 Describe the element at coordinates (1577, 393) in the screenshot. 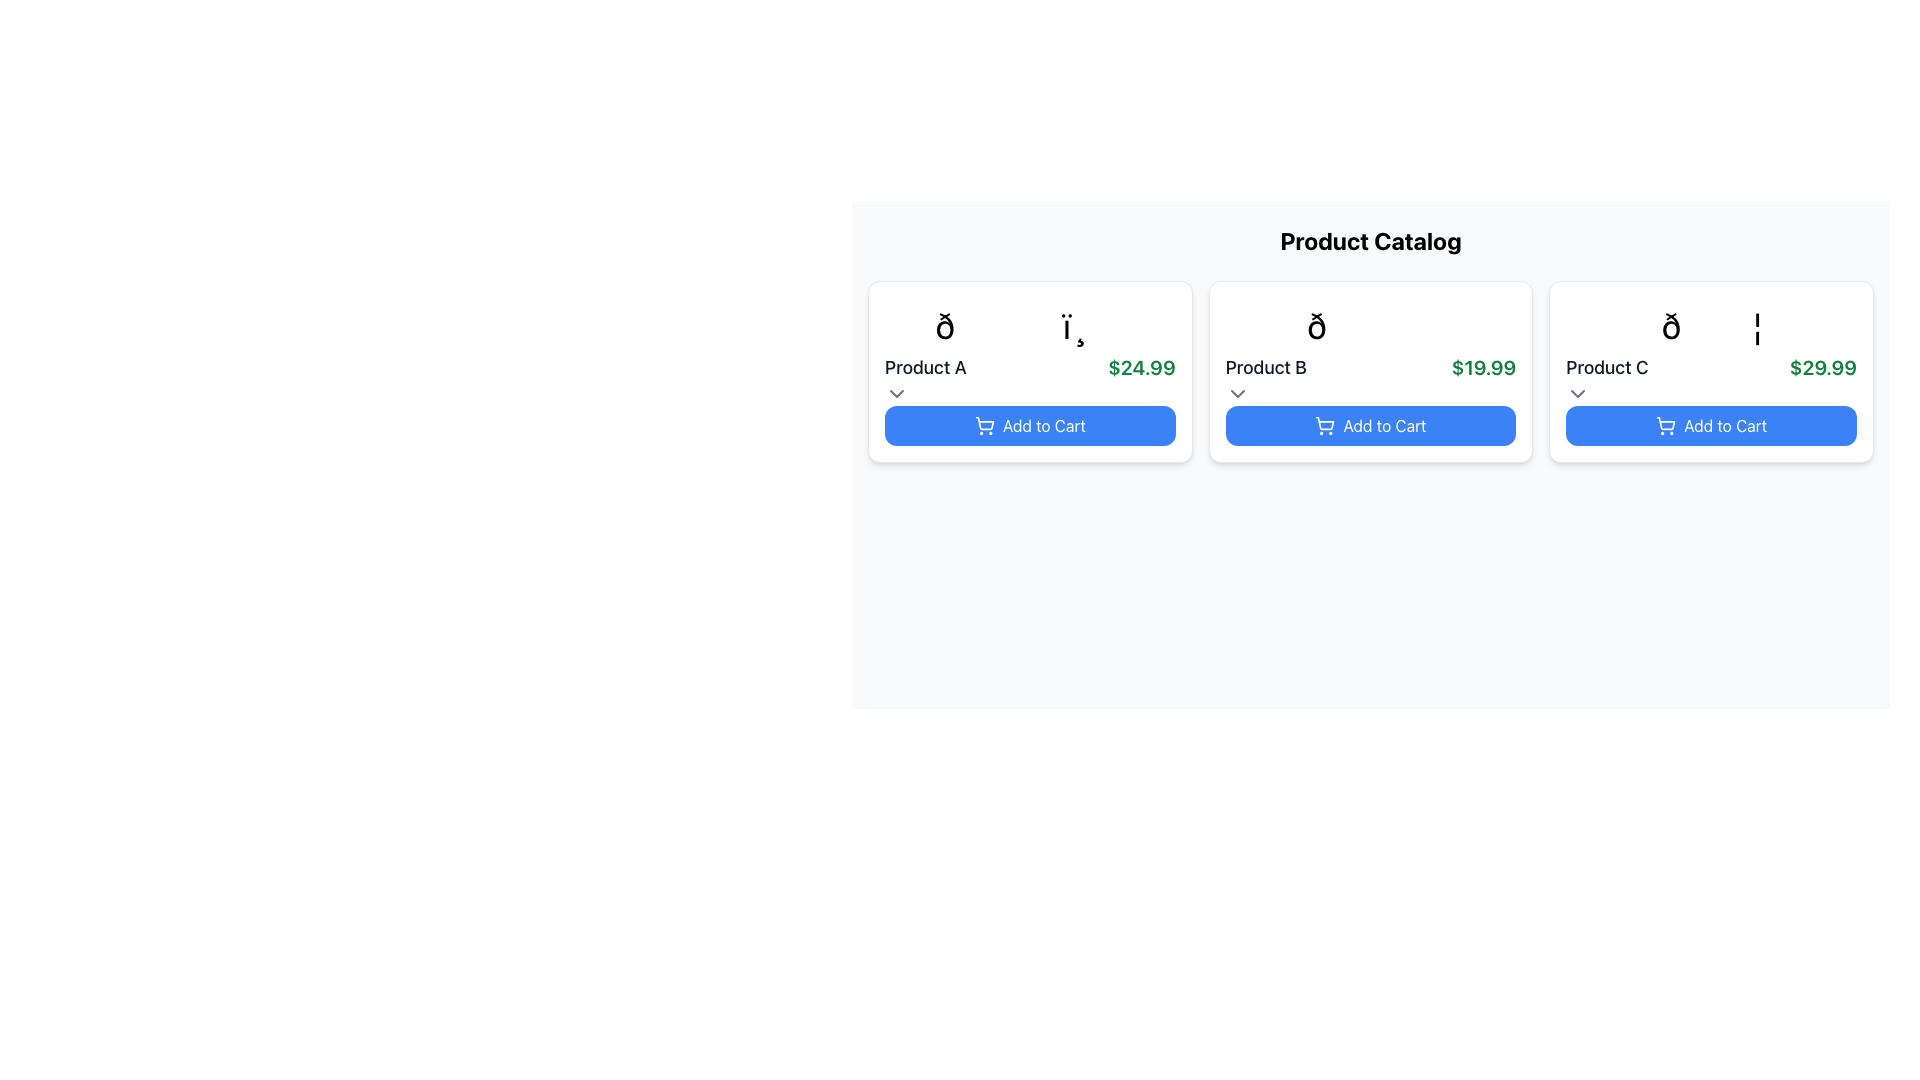

I see `the downward-facing chevron icon located under the 'Product C' text` at that location.